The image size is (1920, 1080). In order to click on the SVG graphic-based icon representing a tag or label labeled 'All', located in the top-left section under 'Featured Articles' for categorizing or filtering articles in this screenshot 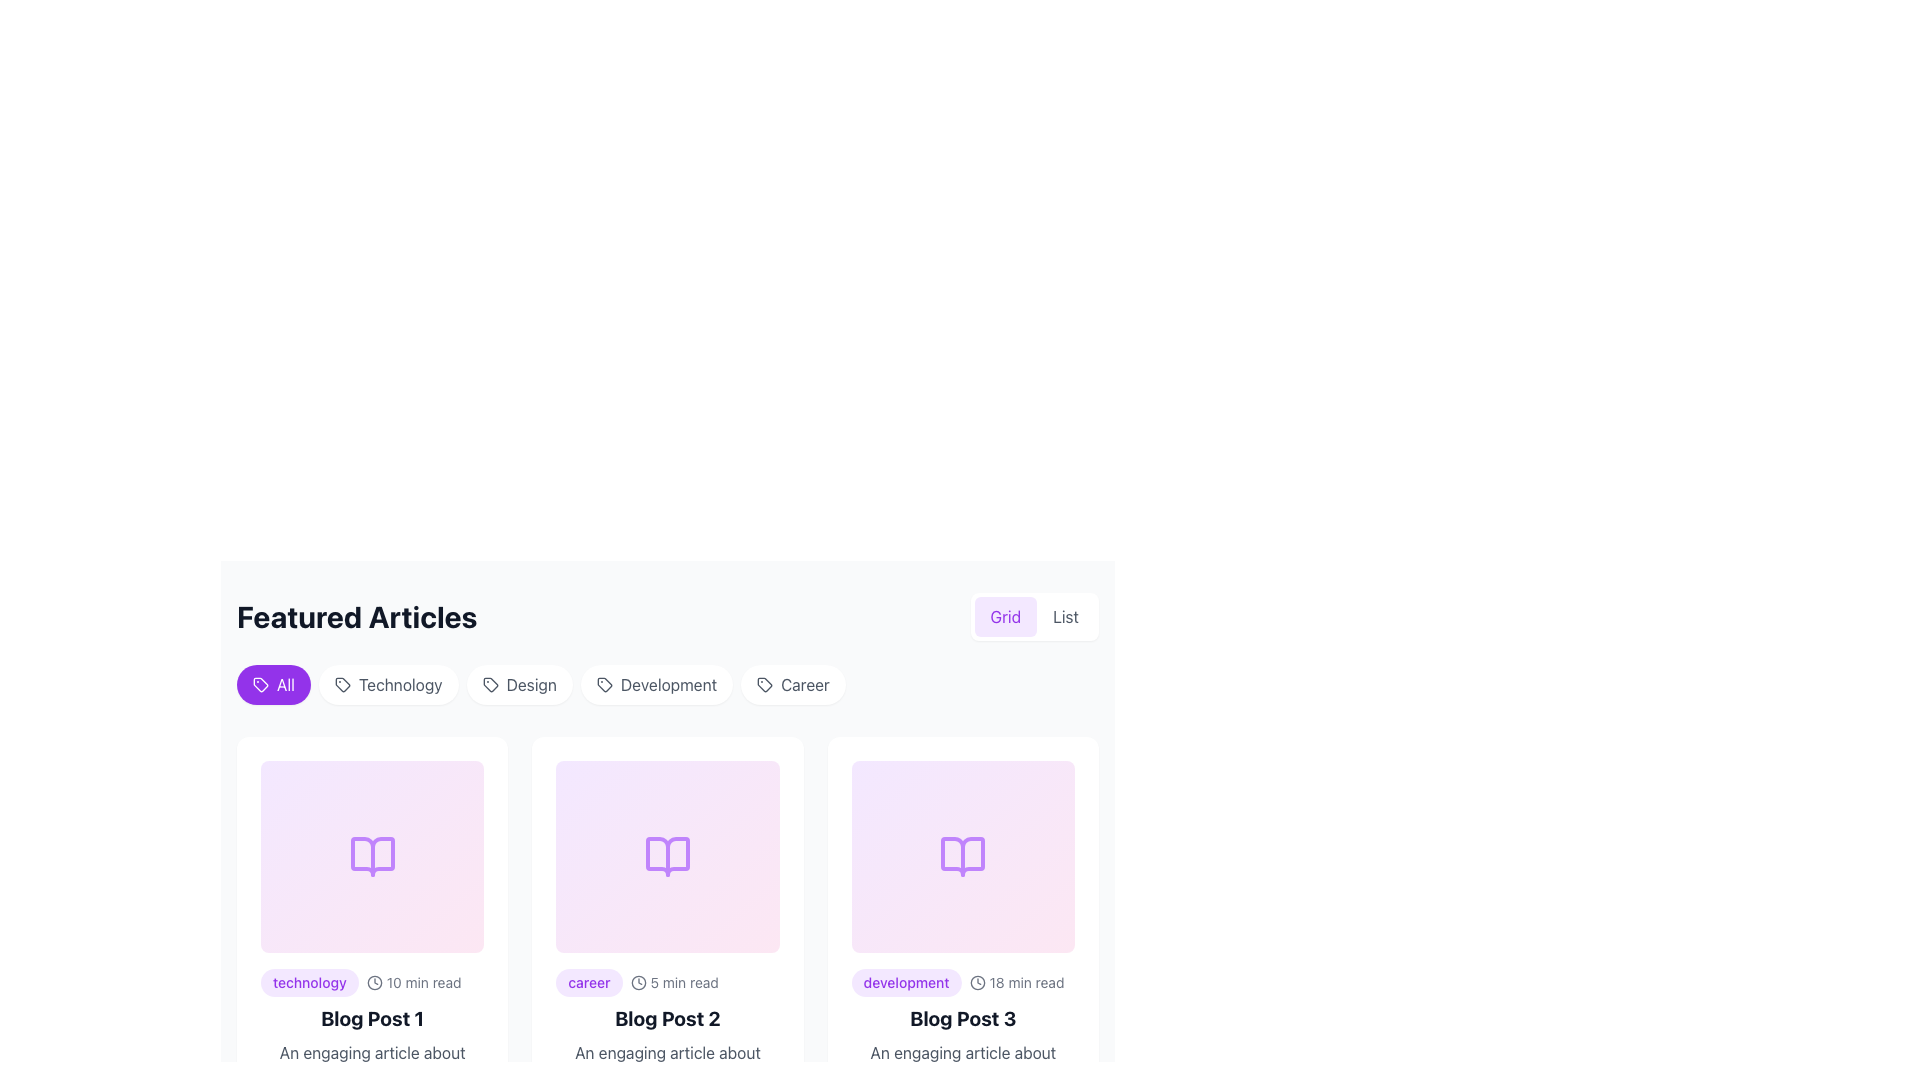, I will do `click(259, 684)`.